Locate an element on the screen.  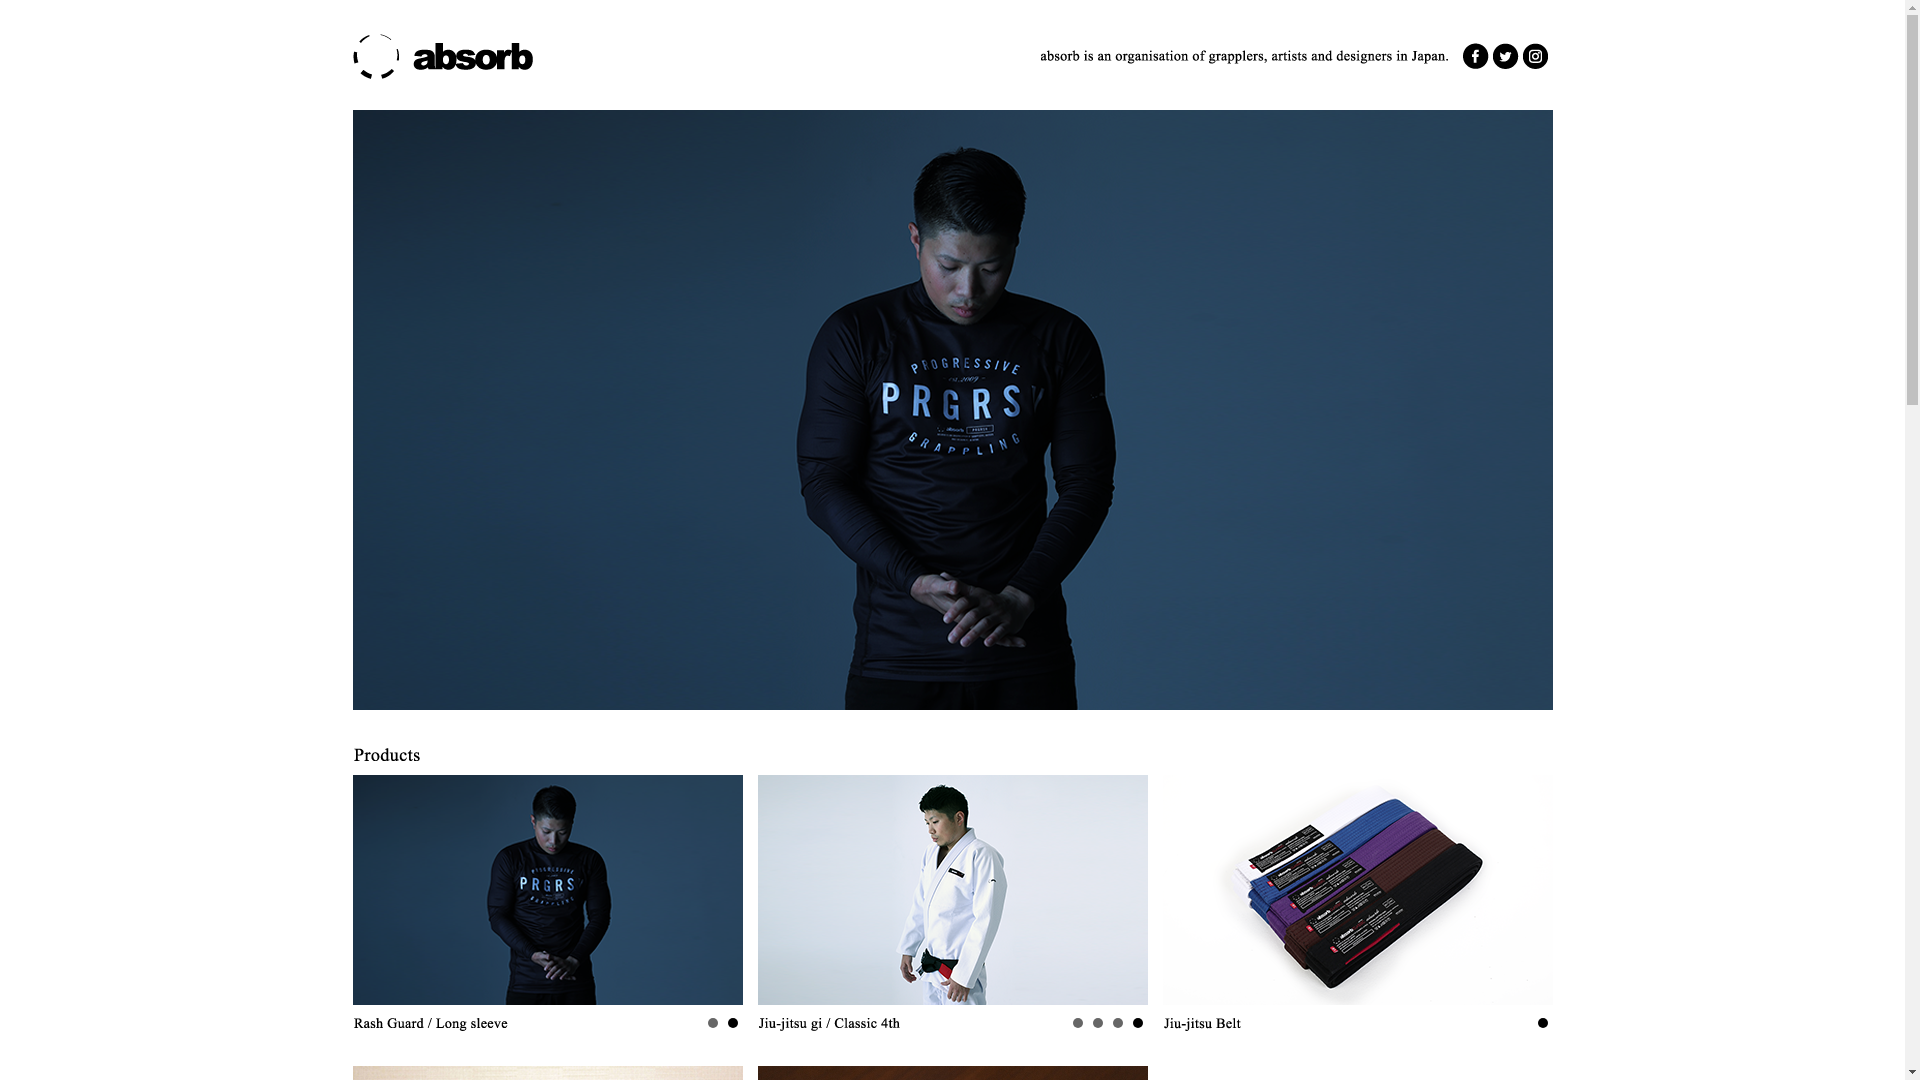
'1' is located at coordinates (1536, 1022).